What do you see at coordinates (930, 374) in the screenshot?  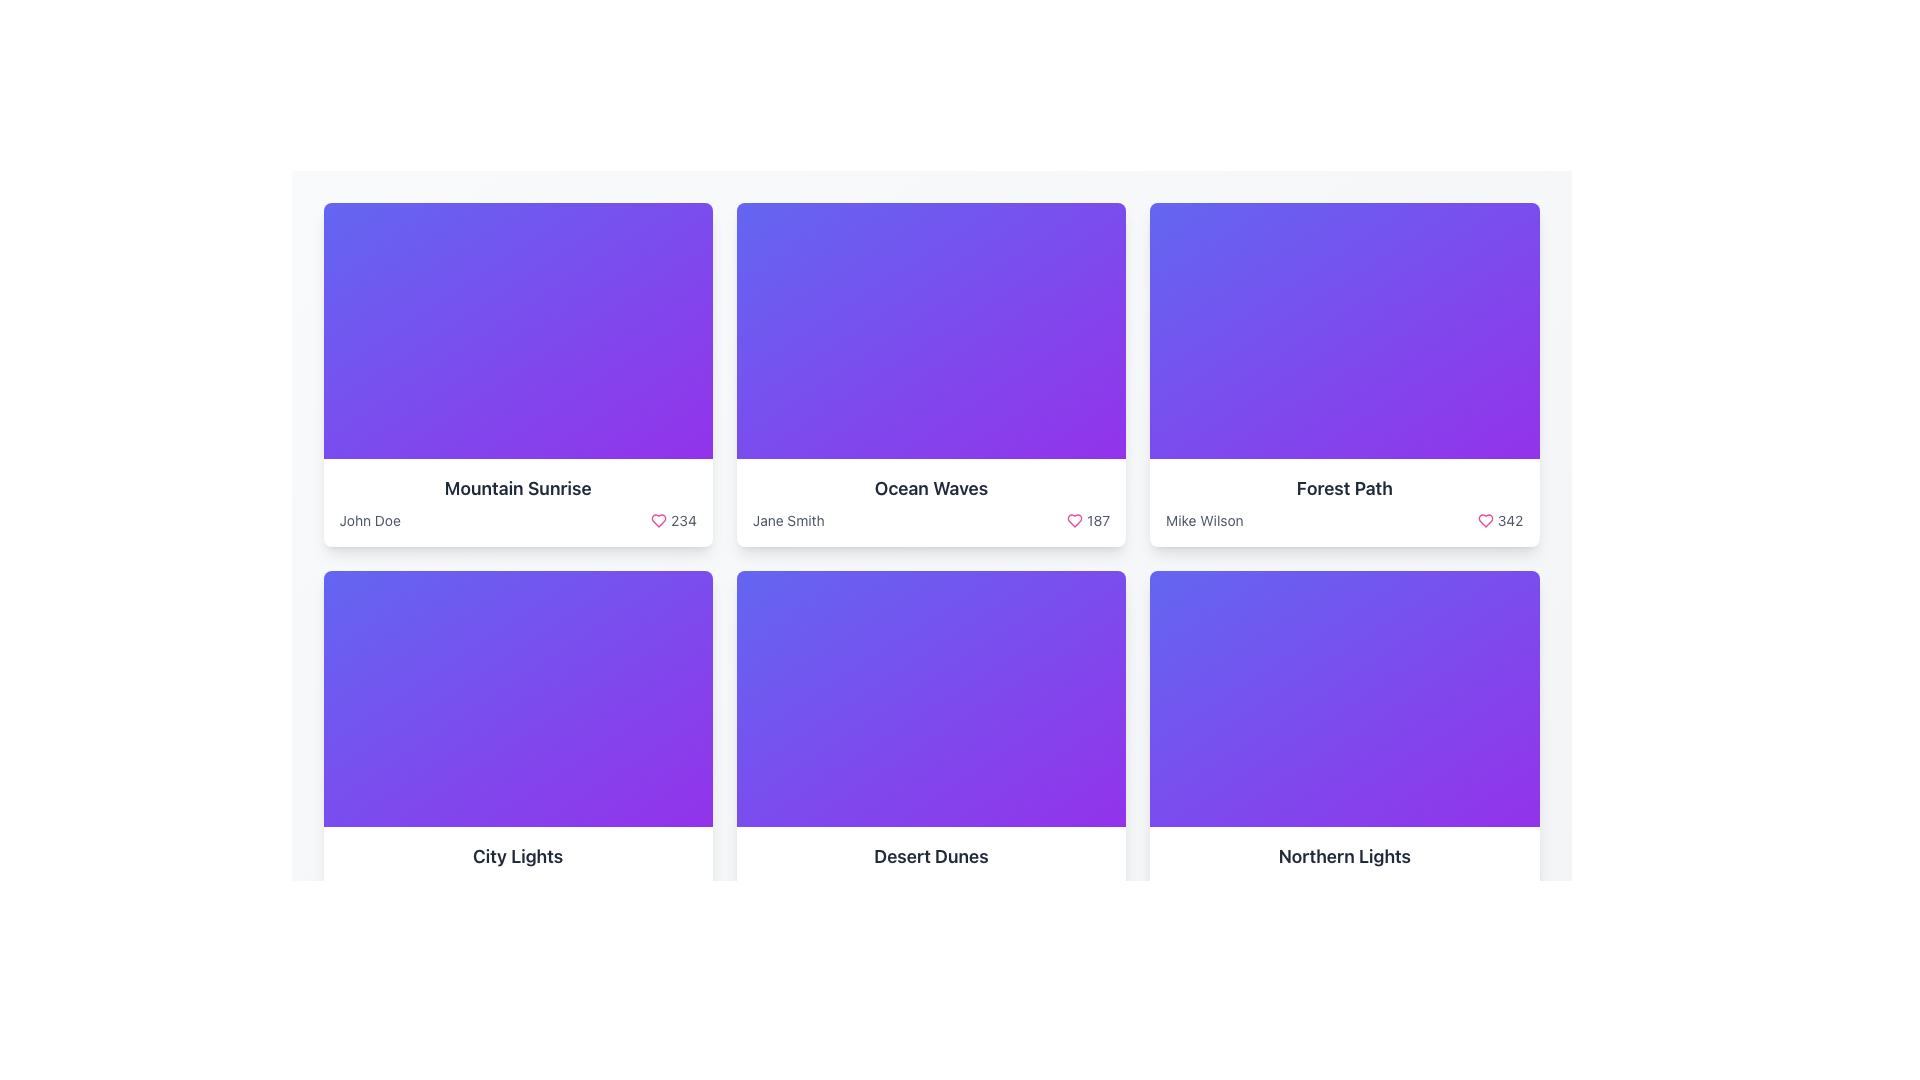 I see `the 'Ocean Waves' card, which has a gradient background and displays 'Jane Smith' and a heart icon` at bounding box center [930, 374].